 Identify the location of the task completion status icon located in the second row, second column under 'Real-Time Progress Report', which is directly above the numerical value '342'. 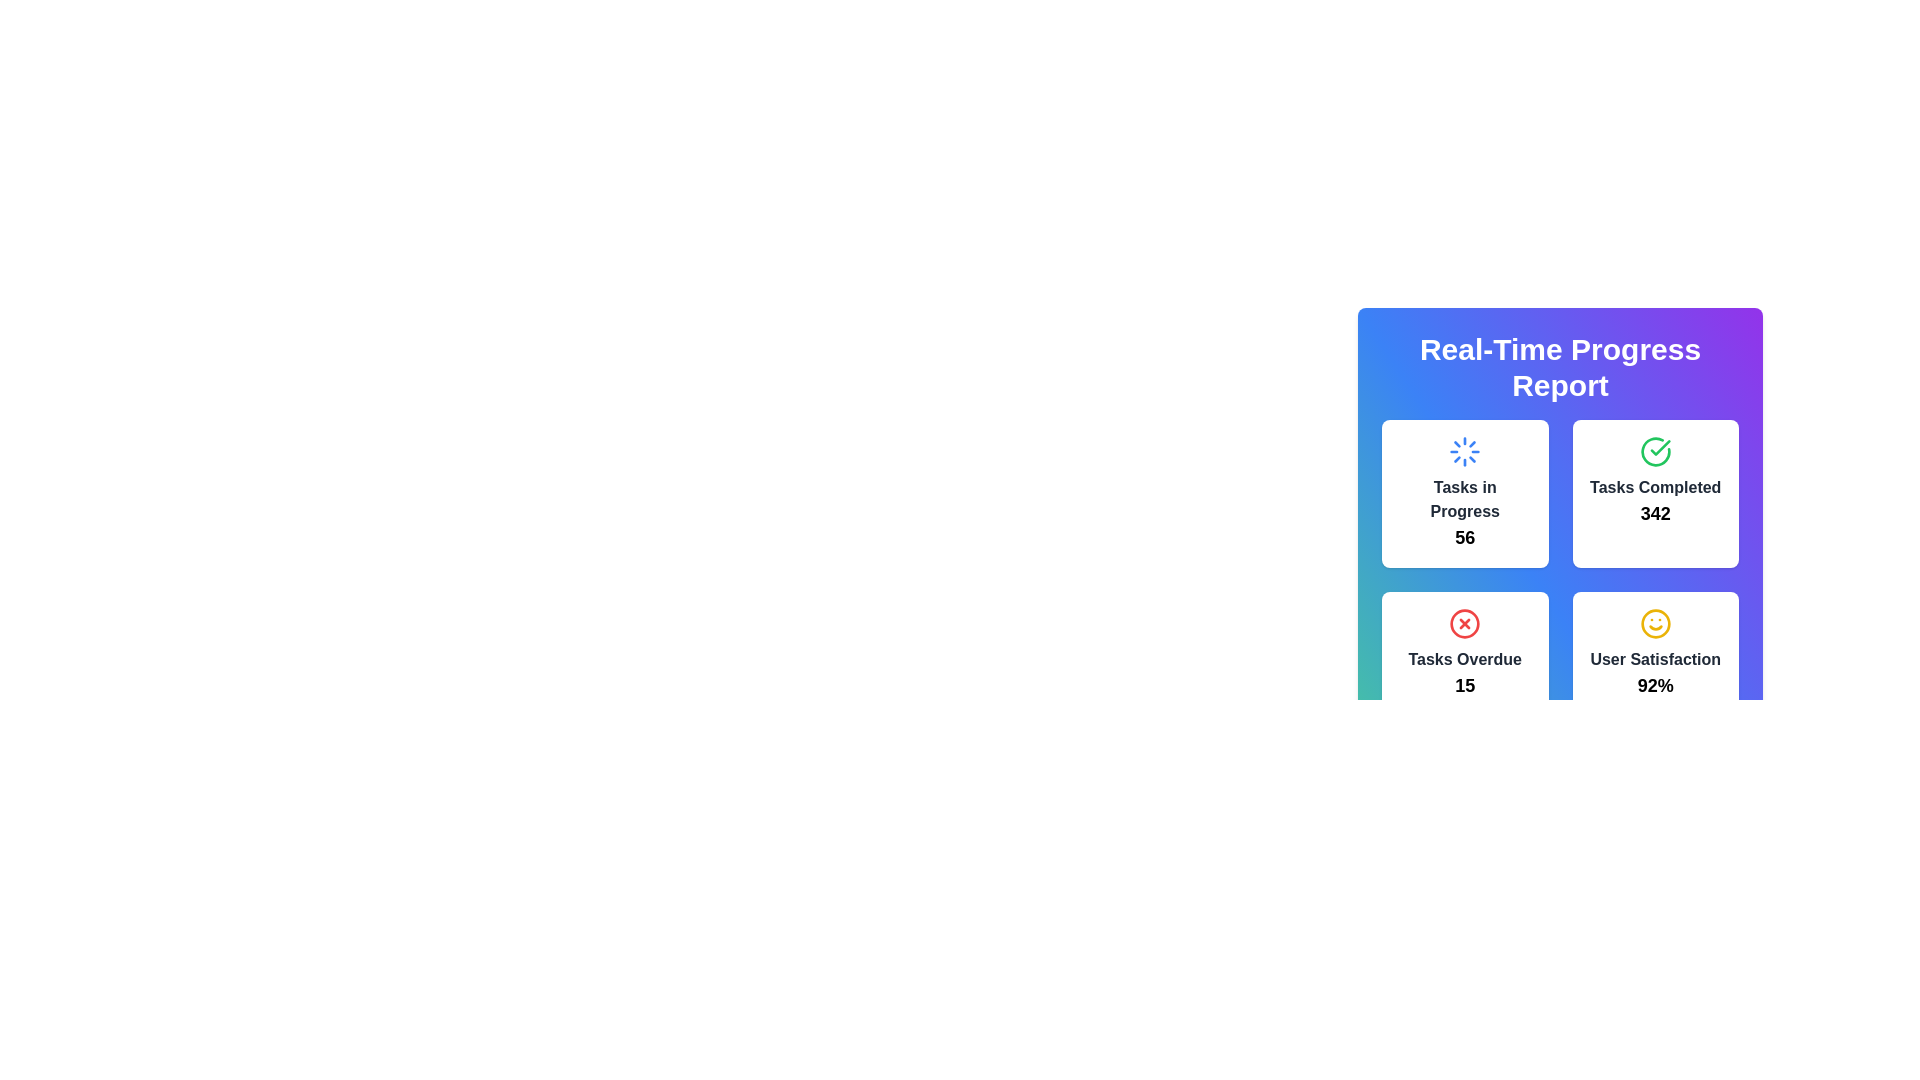
(1655, 451).